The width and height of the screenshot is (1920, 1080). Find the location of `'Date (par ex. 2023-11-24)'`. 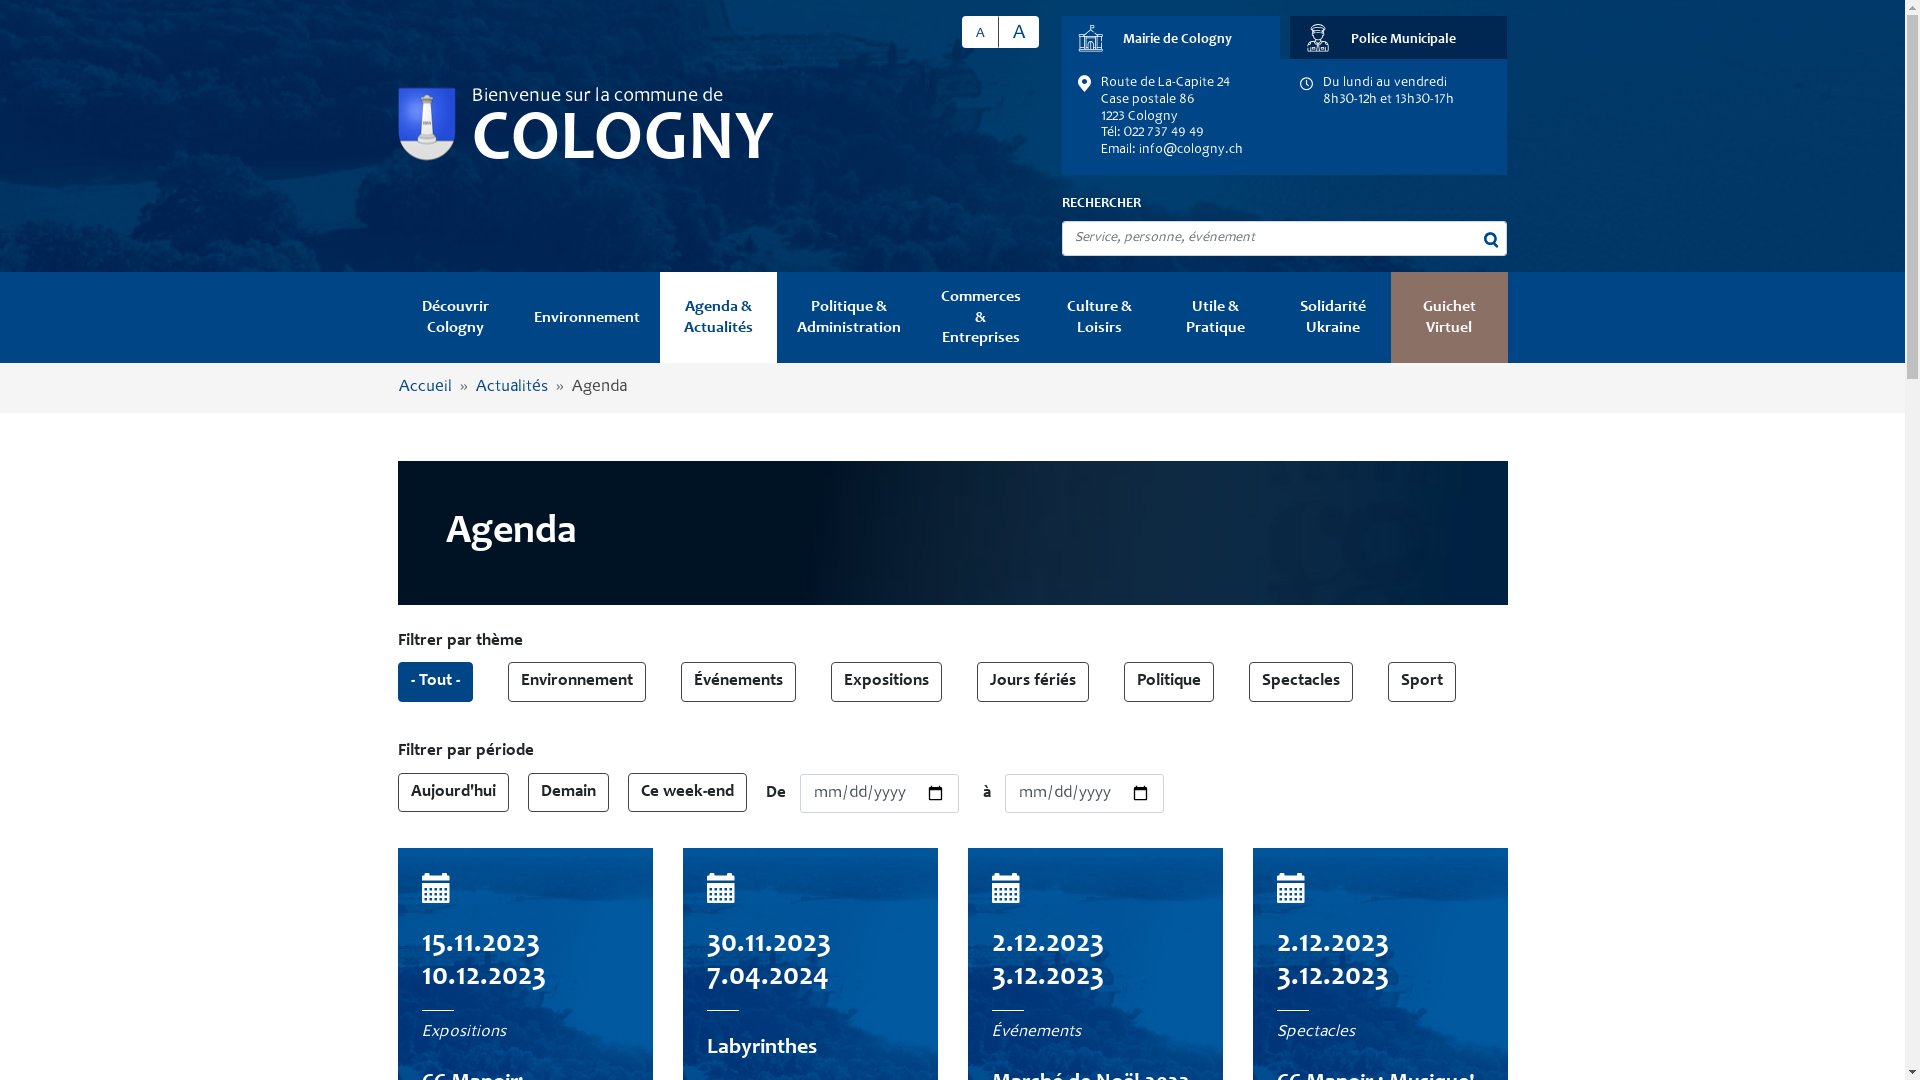

'Date (par ex. 2023-11-24)' is located at coordinates (879, 793).